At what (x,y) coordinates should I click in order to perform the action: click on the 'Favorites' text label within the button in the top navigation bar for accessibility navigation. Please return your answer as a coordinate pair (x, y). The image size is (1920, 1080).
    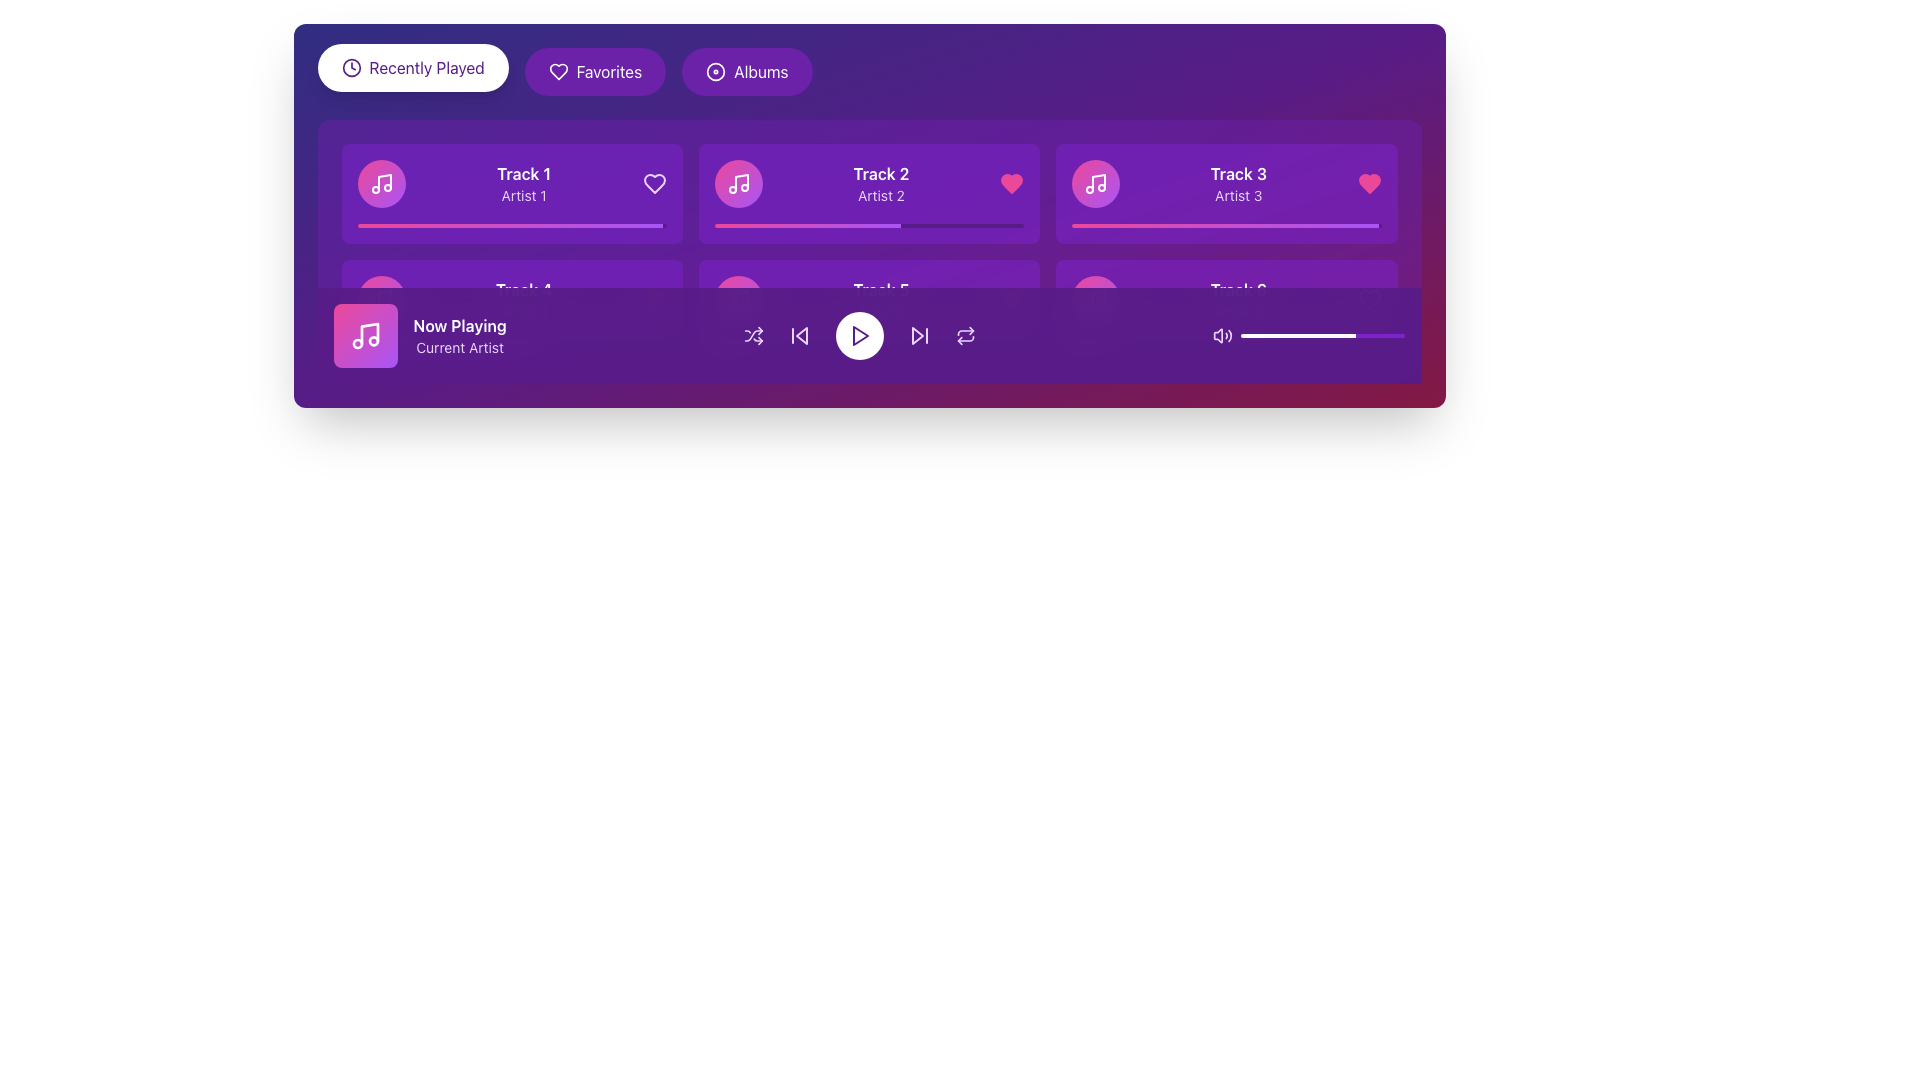
    Looking at the image, I should click on (608, 71).